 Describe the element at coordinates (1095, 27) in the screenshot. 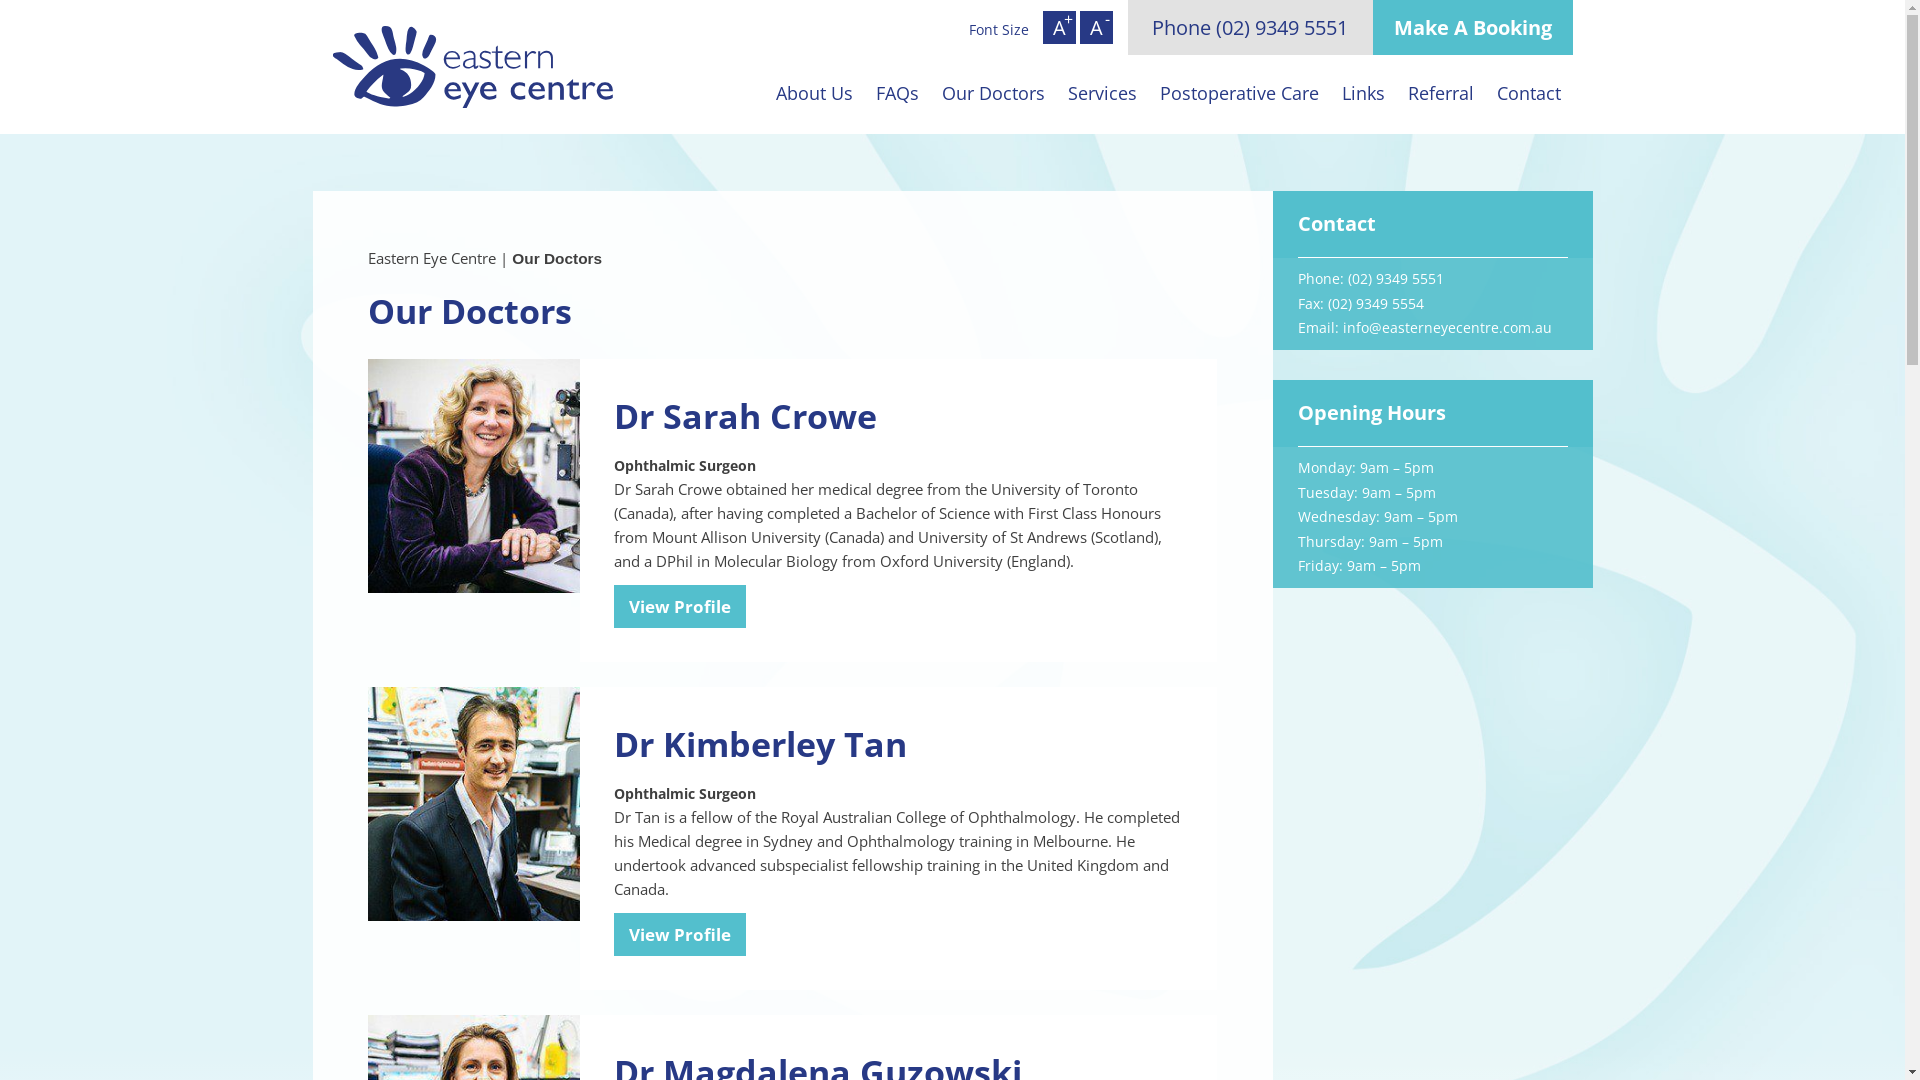

I see `'A` at that location.